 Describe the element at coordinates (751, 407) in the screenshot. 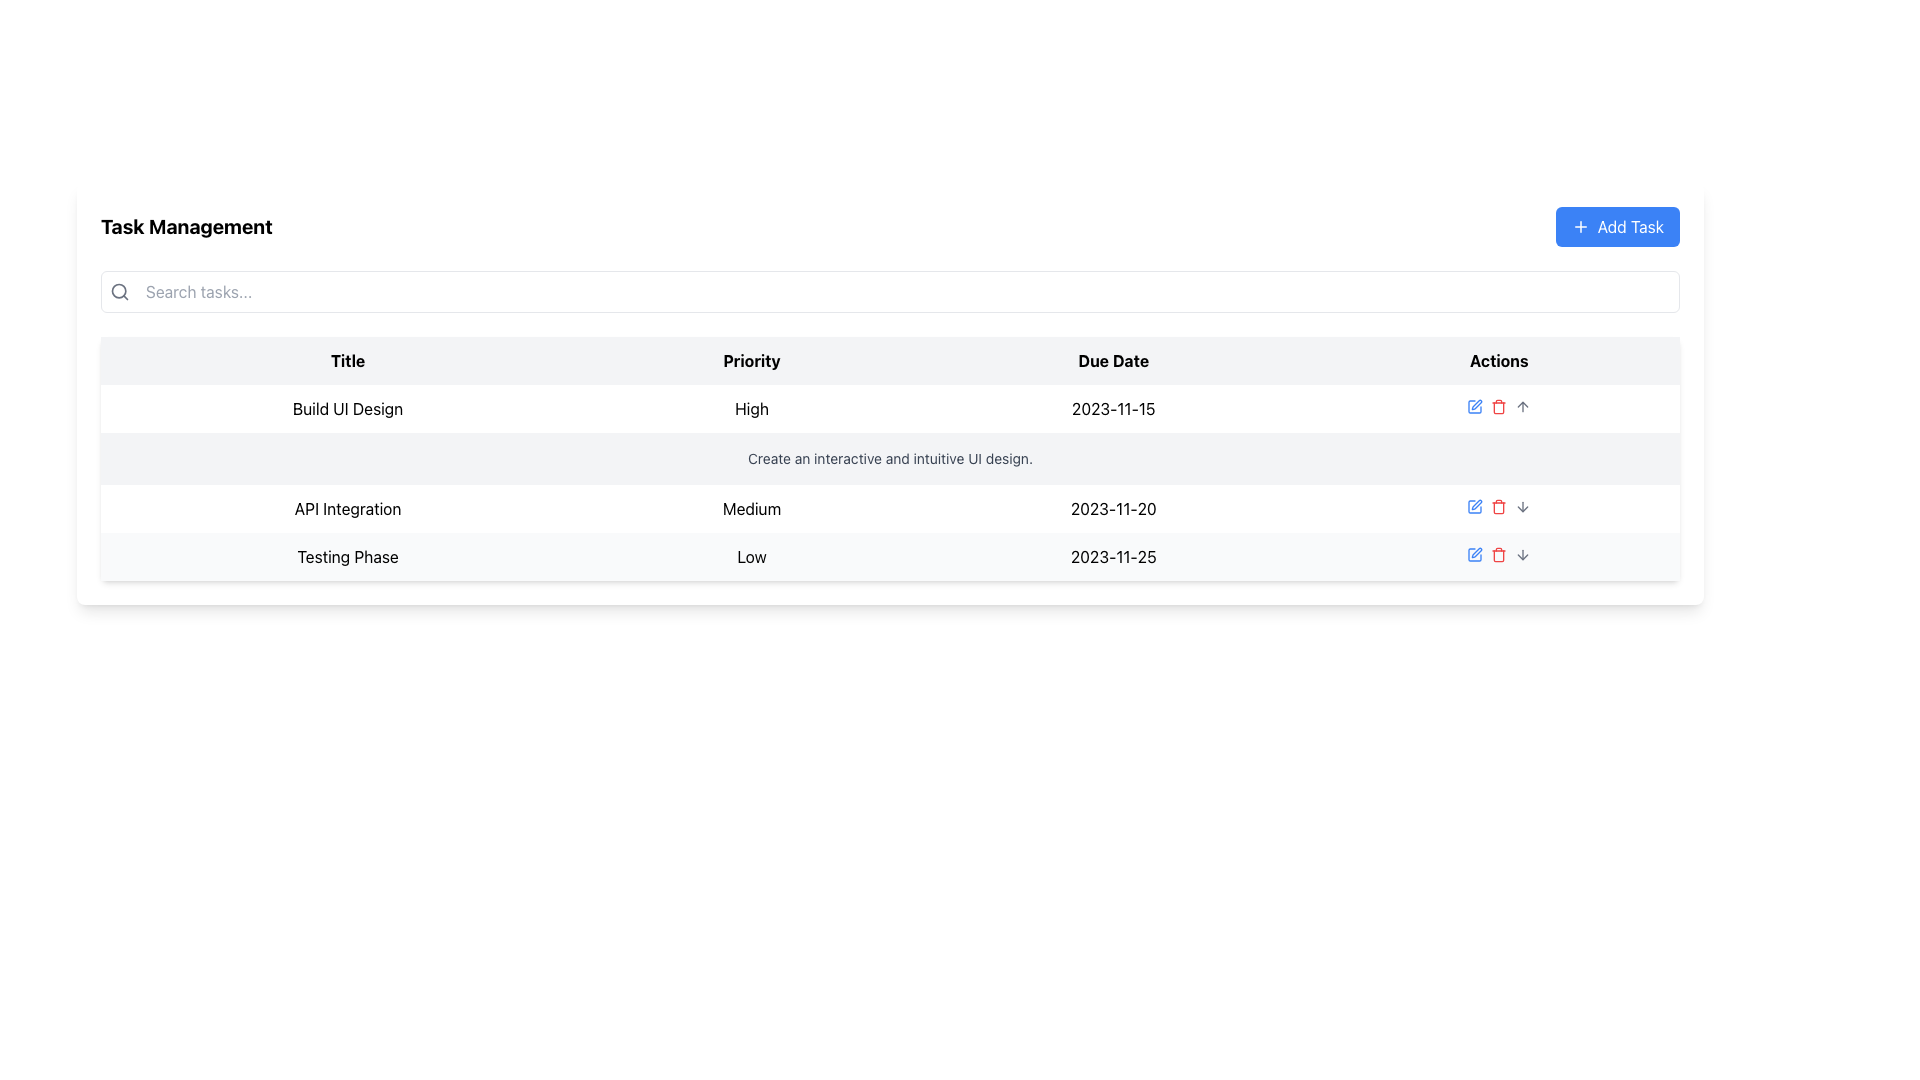

I see `the text label 'High' in the 'Priority' column of the task management table for the task 'Build UI Design'` at that location.